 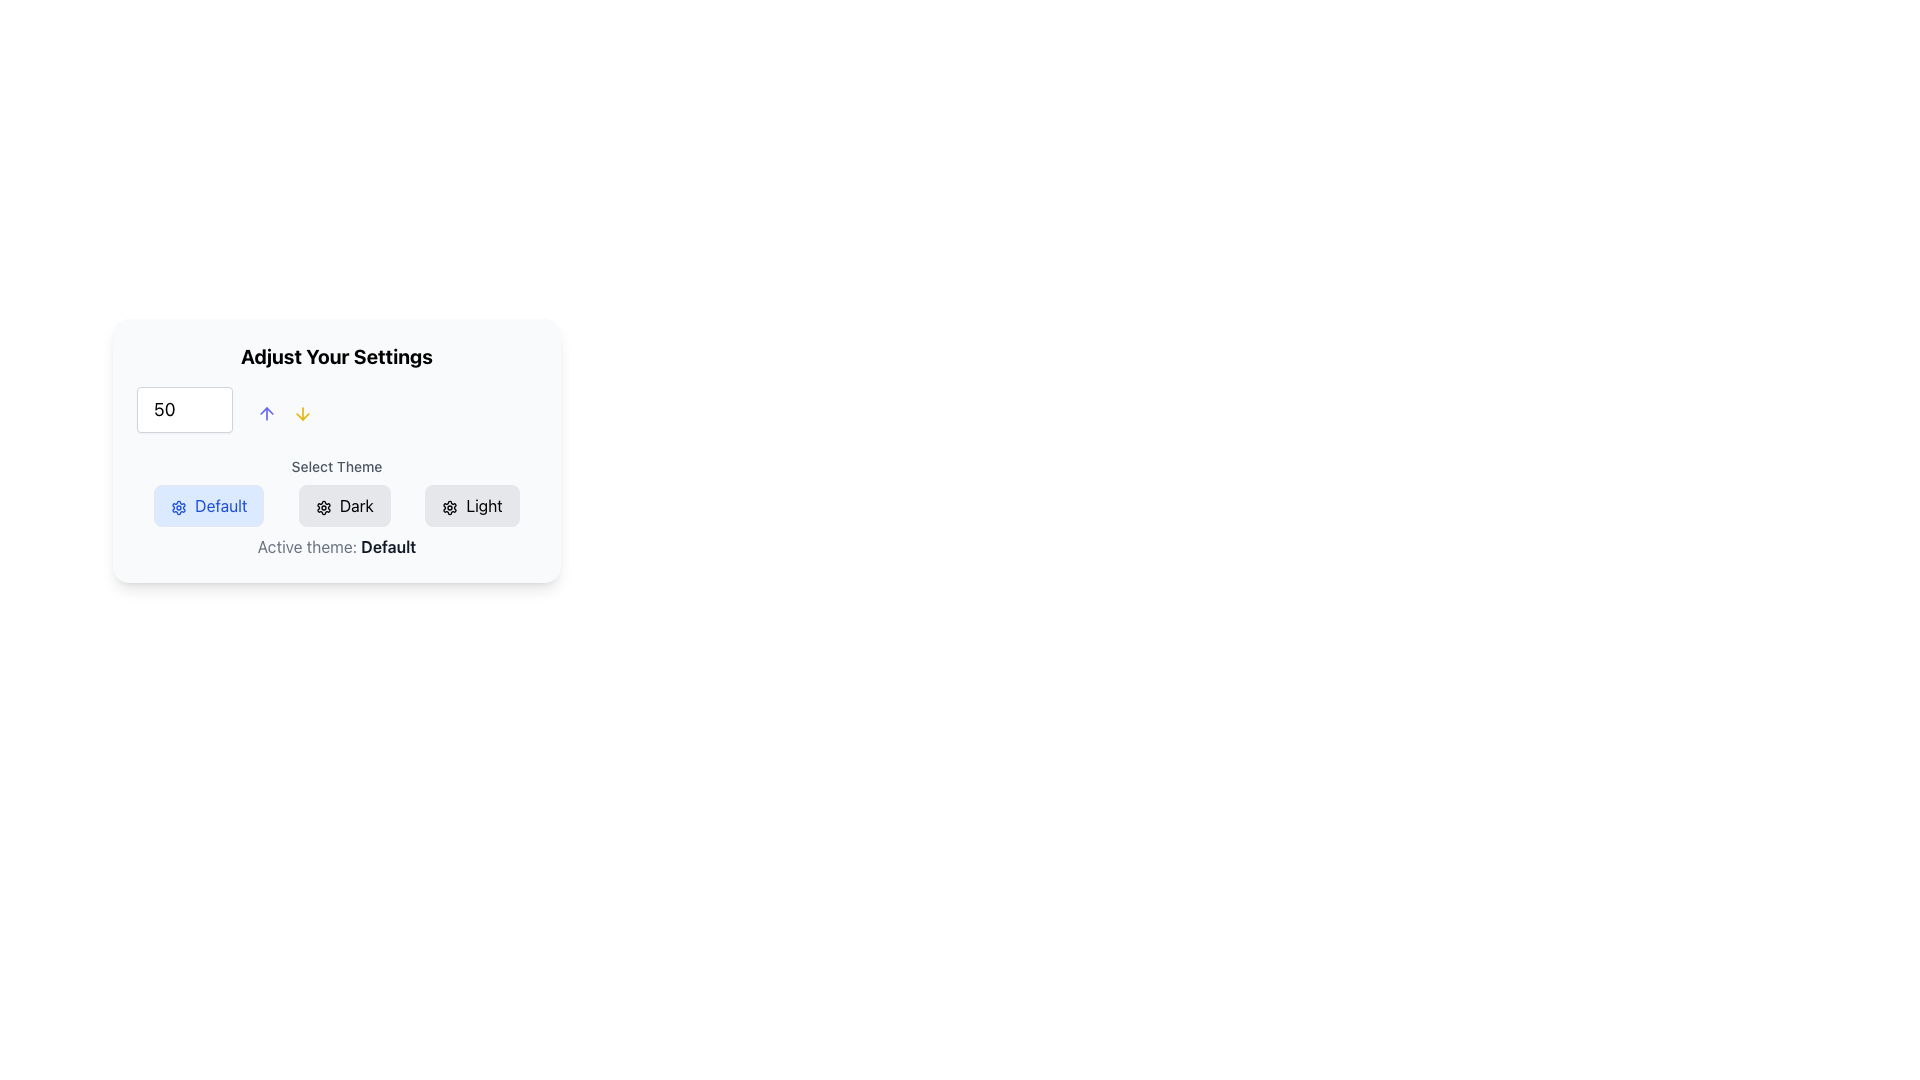 What do you see at coordinates (336, 504) in the screenshot?
I see `the middle button in the row of three theme options` at bounding box center [336, 504].